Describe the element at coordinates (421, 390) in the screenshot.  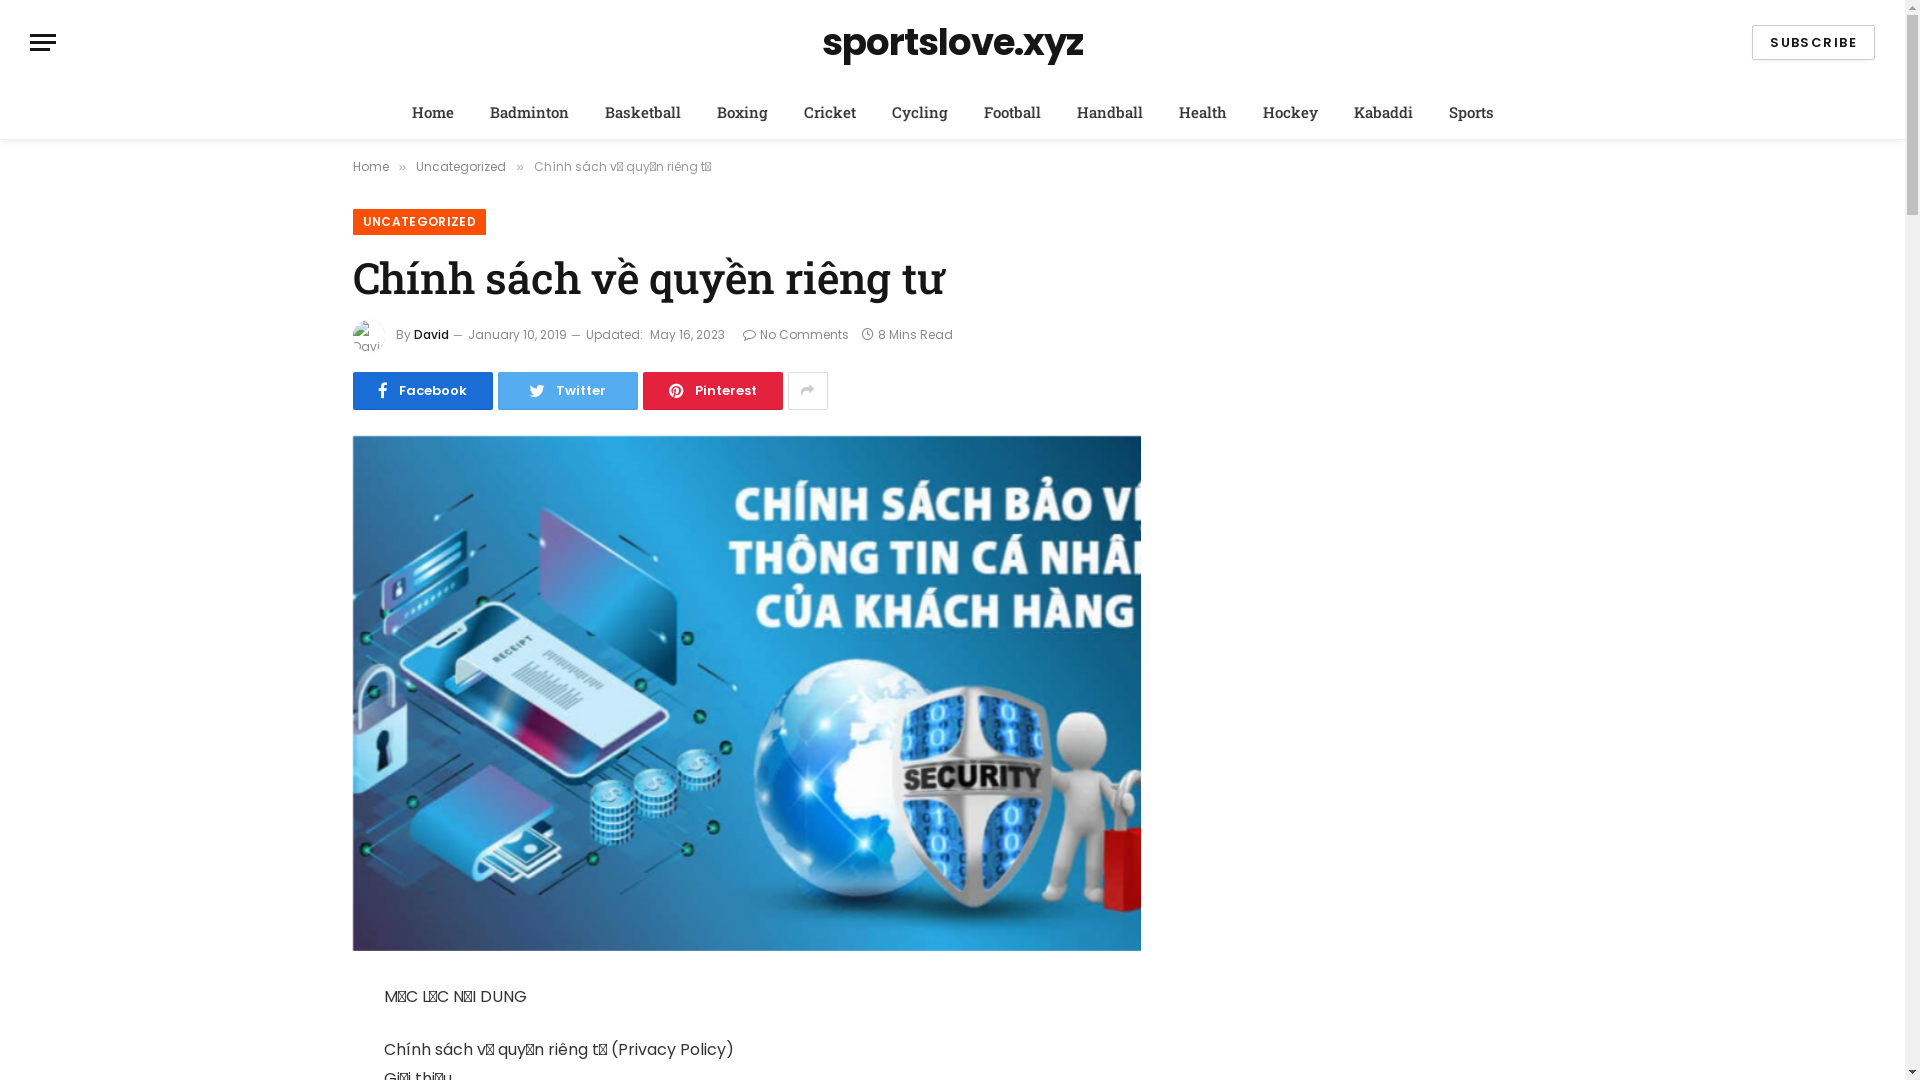
I see `'Facebook'` at that location.